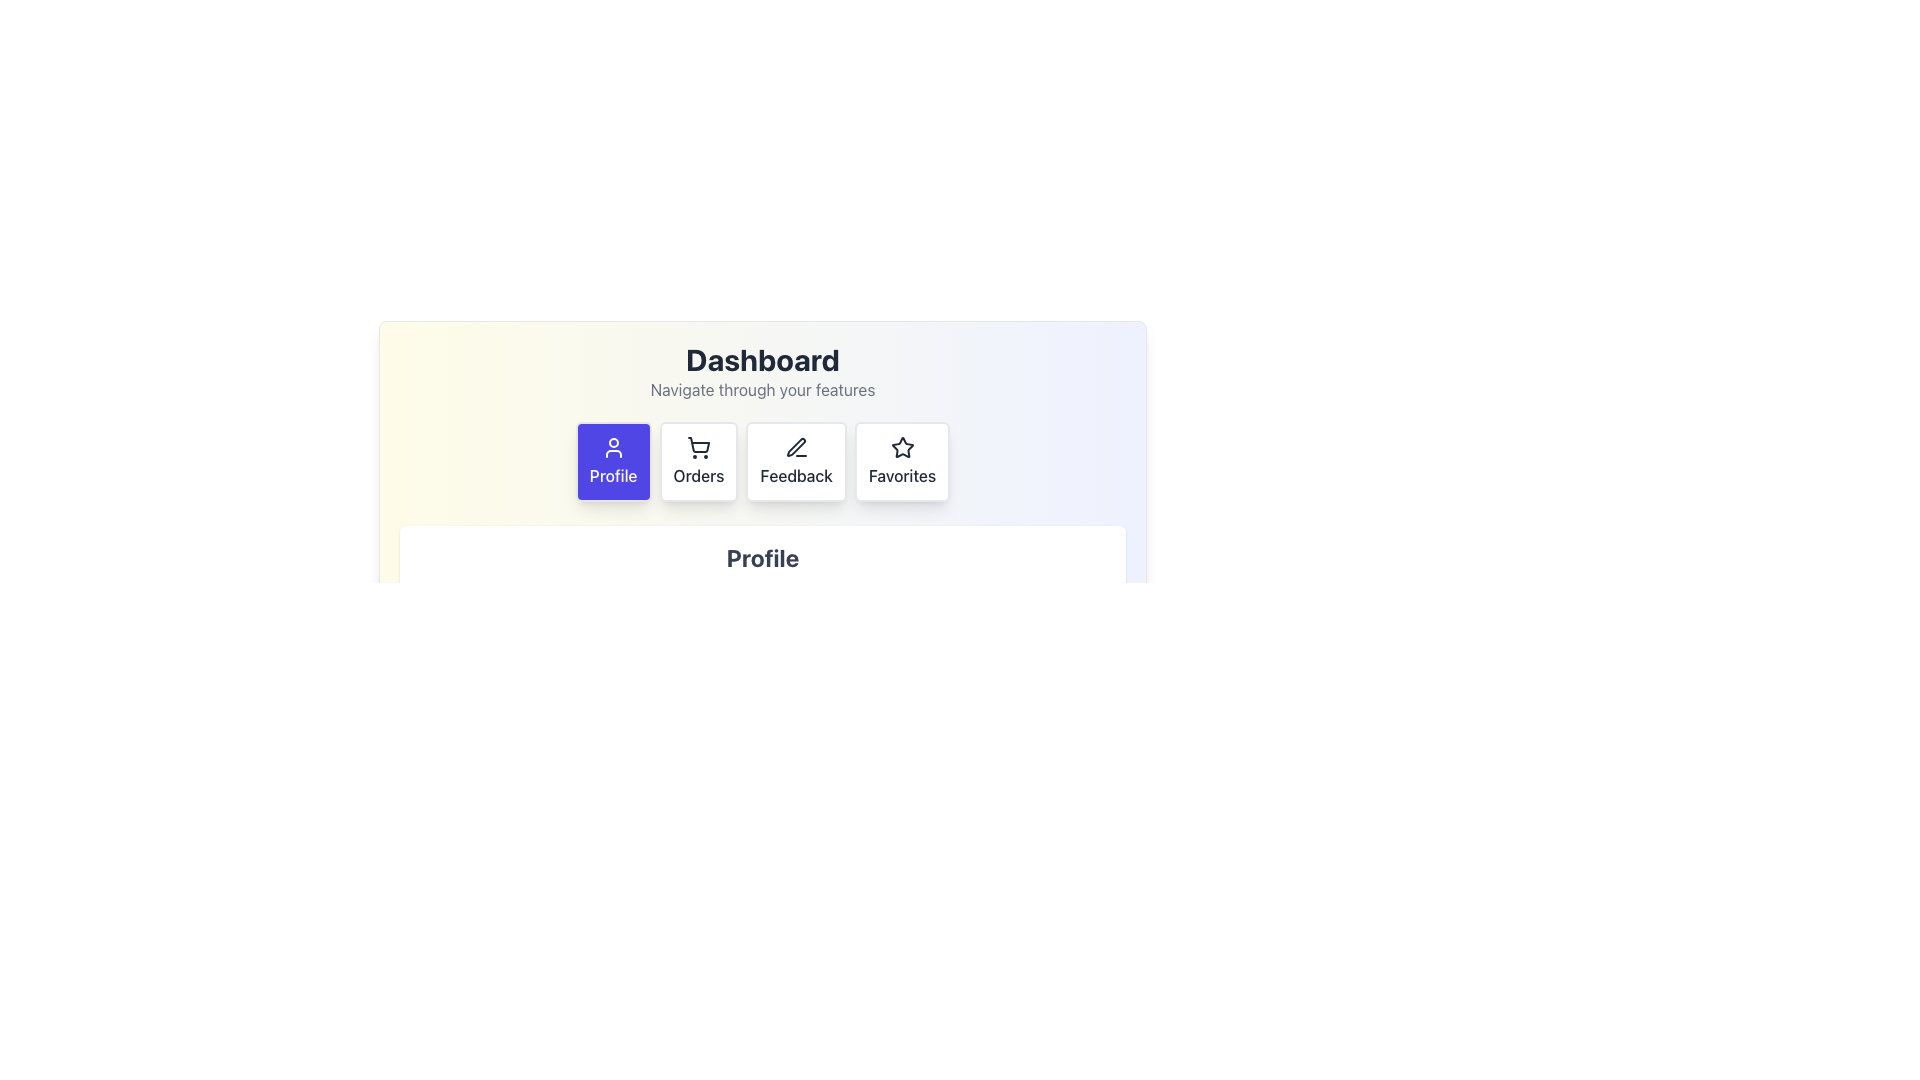 Image resolution: width=1920 pixels, height=1080 pixels. I want to click on the text label 'Favorites' which is centrally placed within the rounded rectangular button, located at the rightmost position in a row of four buttons, so click(901, 475).